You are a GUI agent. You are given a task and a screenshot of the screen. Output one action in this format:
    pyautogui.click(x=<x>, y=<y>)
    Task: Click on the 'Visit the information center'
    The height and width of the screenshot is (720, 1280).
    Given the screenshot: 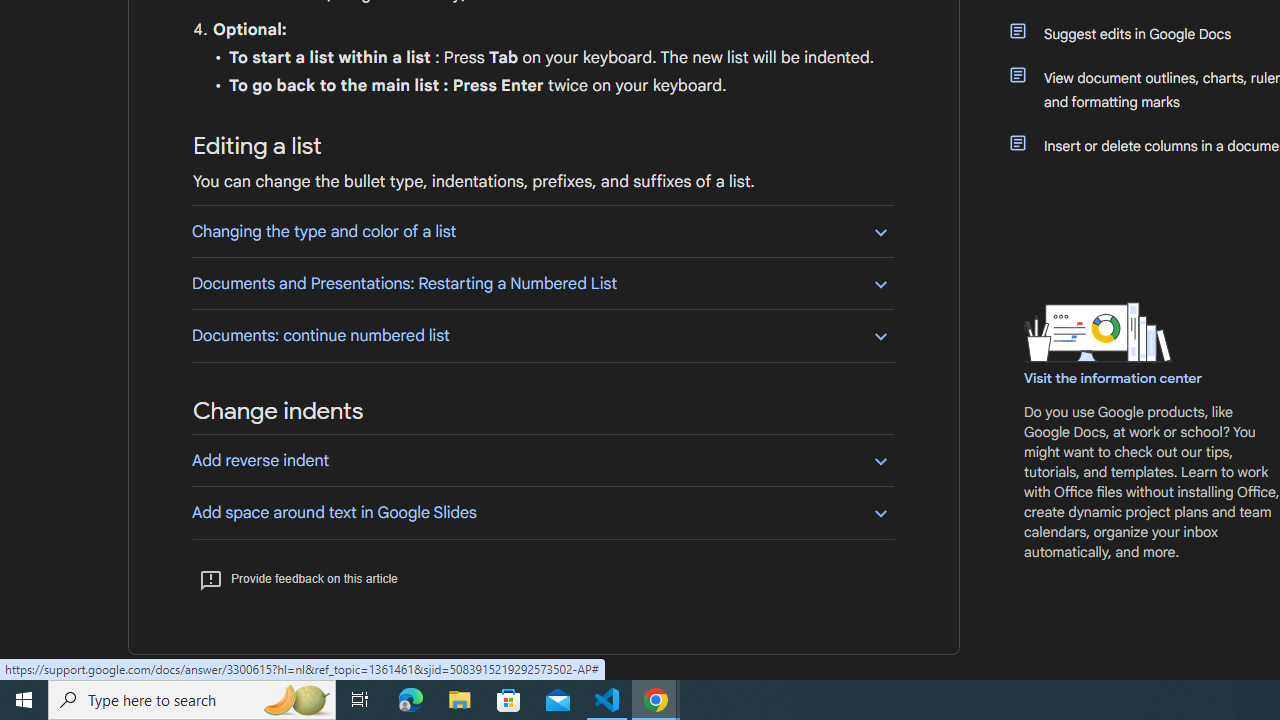 What is the action you would take?
    pyautogui.click(x=1112, y=378)
    